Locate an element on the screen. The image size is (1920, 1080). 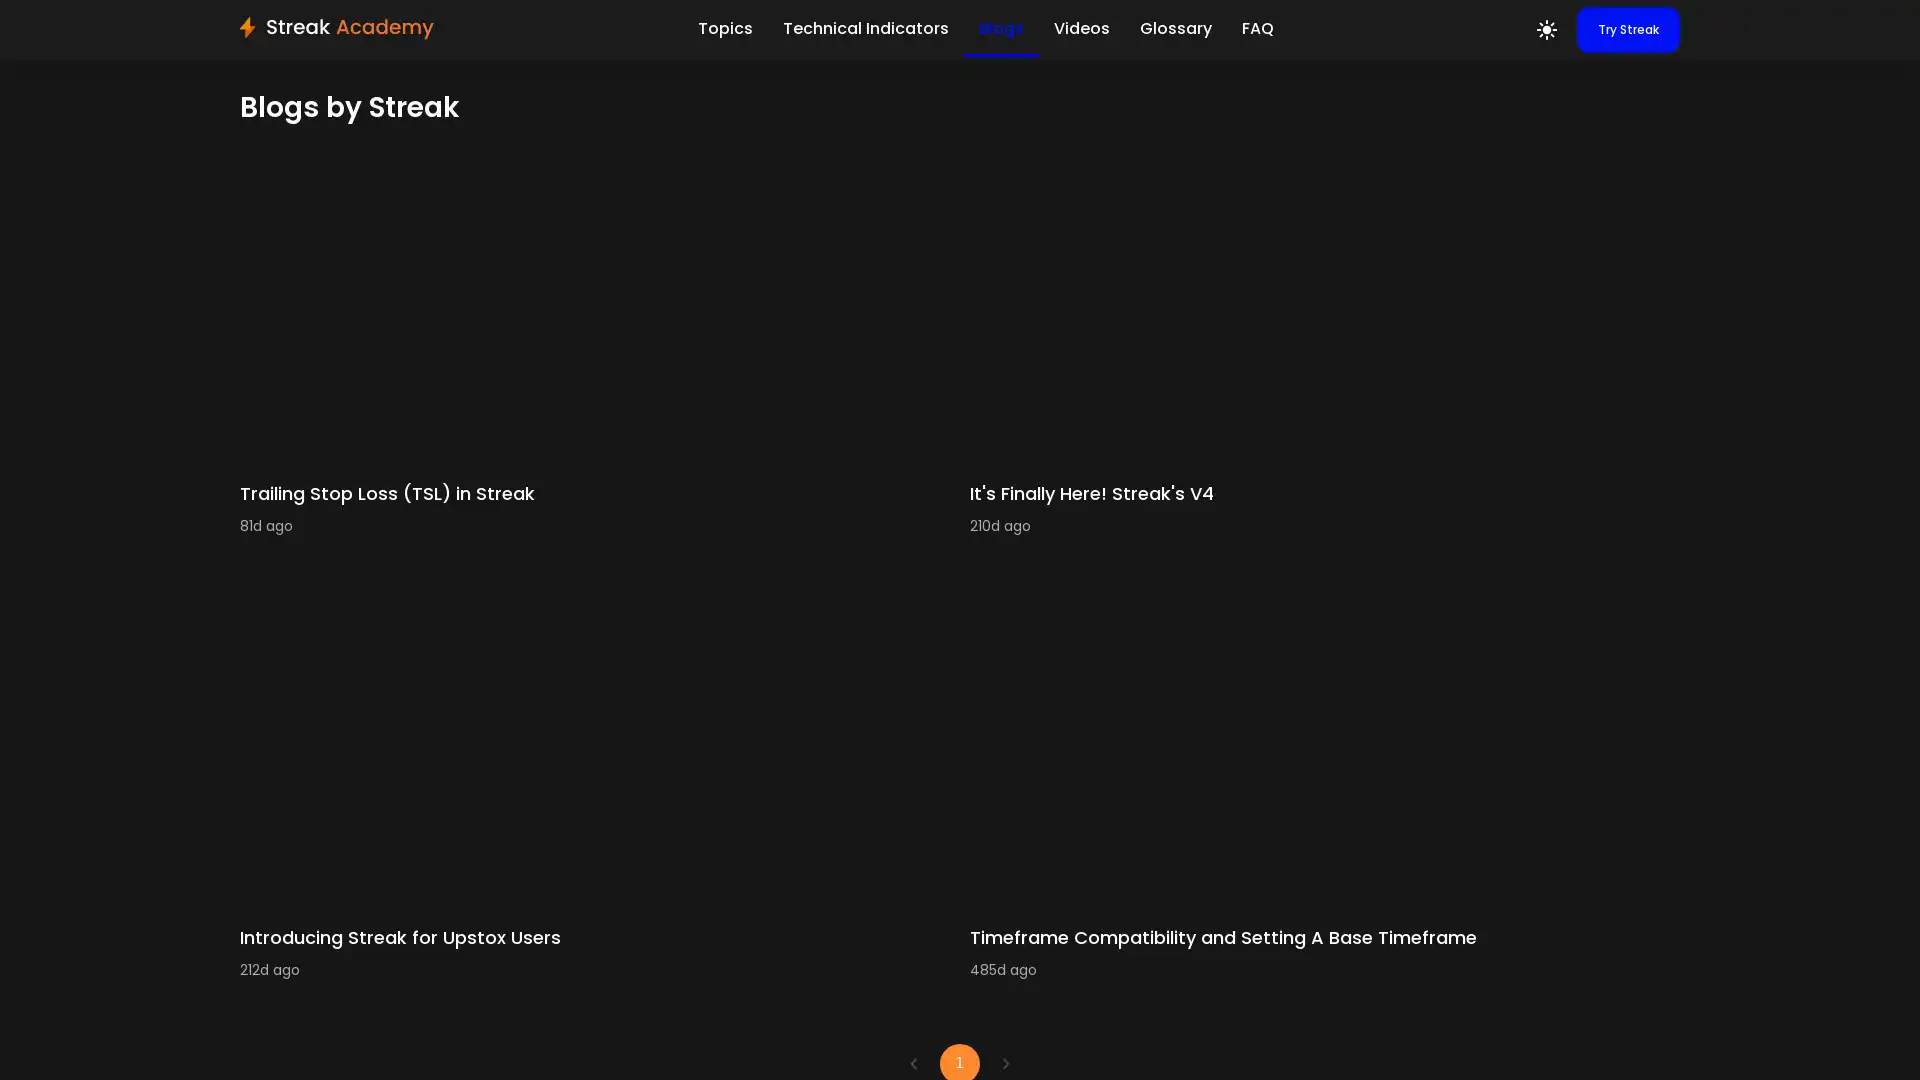
Videos is located at coordinates (1079, 27).